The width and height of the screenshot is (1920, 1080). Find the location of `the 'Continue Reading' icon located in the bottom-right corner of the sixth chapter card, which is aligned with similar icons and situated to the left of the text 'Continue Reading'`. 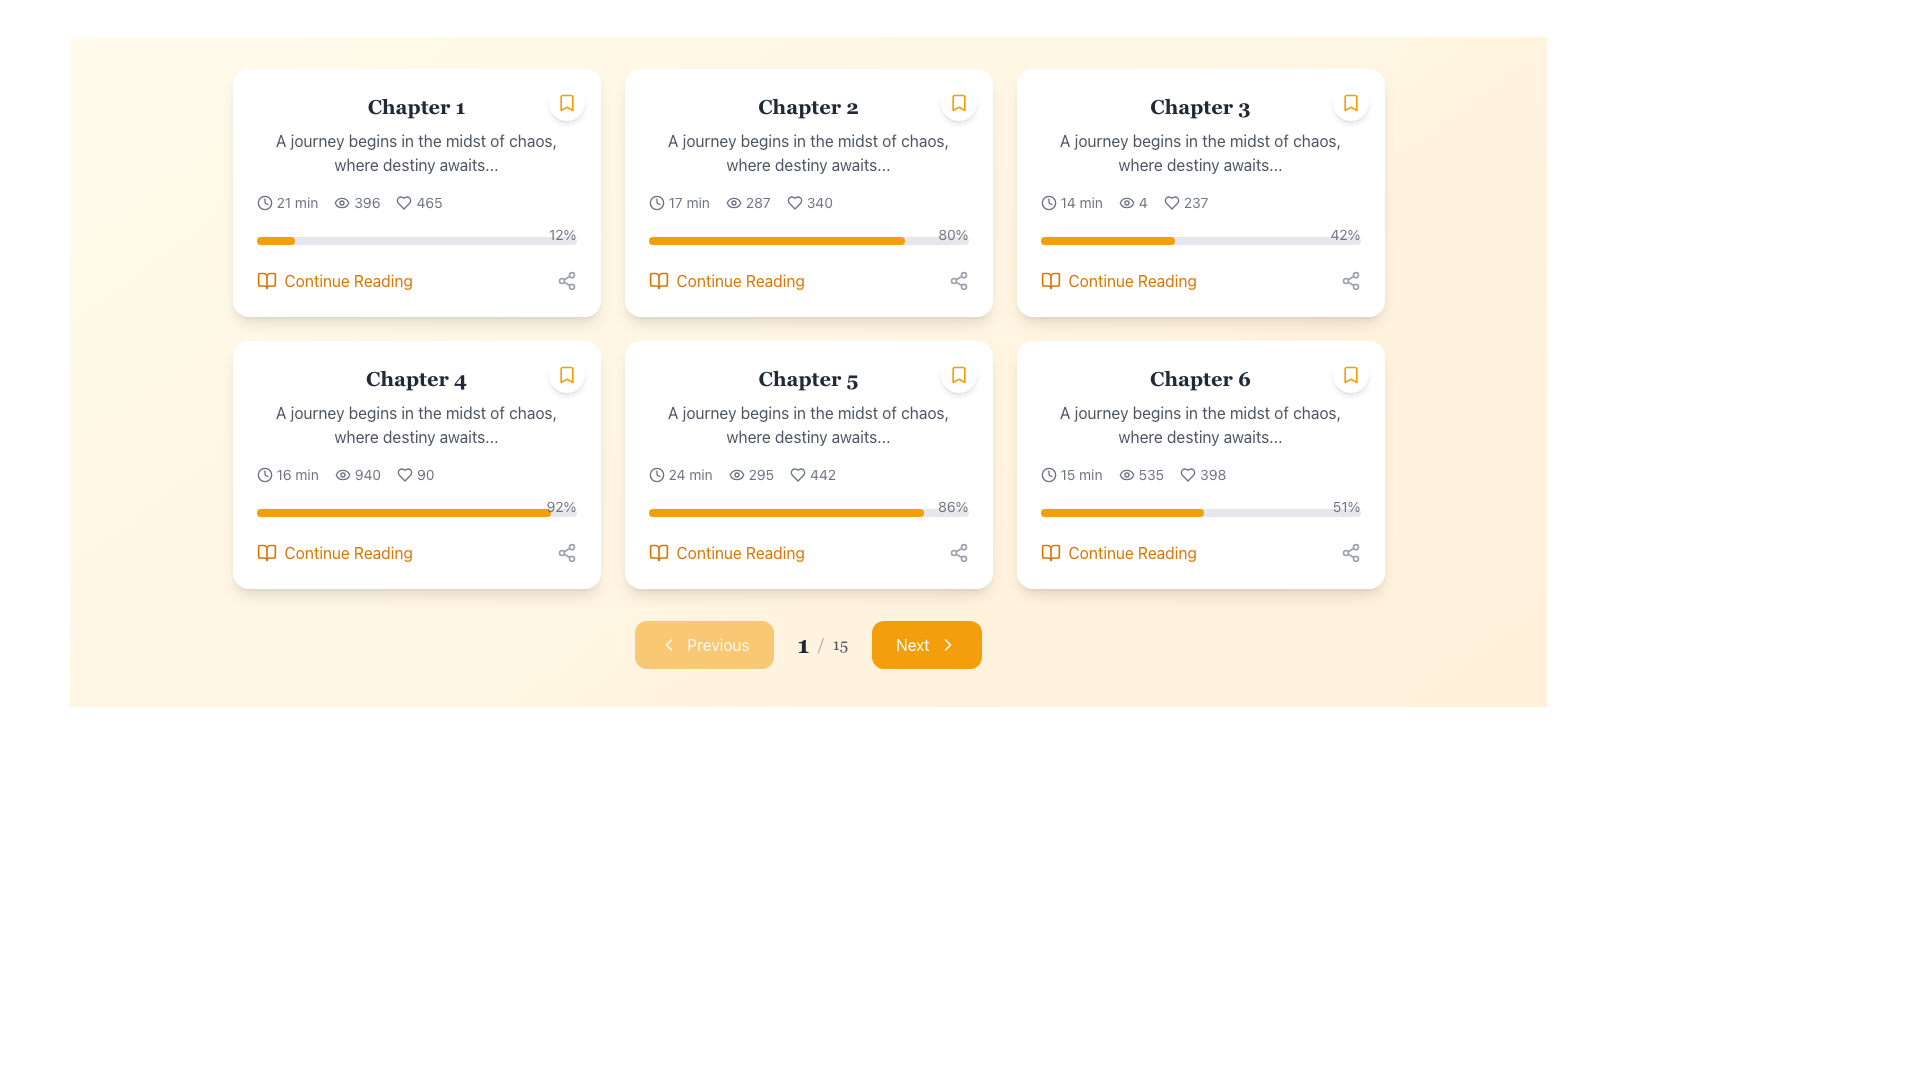

the 'Continue Reading' icon located in the bottom-right corner of the sixth chapter card, which is aligned with similar icons and situated to the left of the text 'Continue Reading' is located at coordinates (1049, 552).